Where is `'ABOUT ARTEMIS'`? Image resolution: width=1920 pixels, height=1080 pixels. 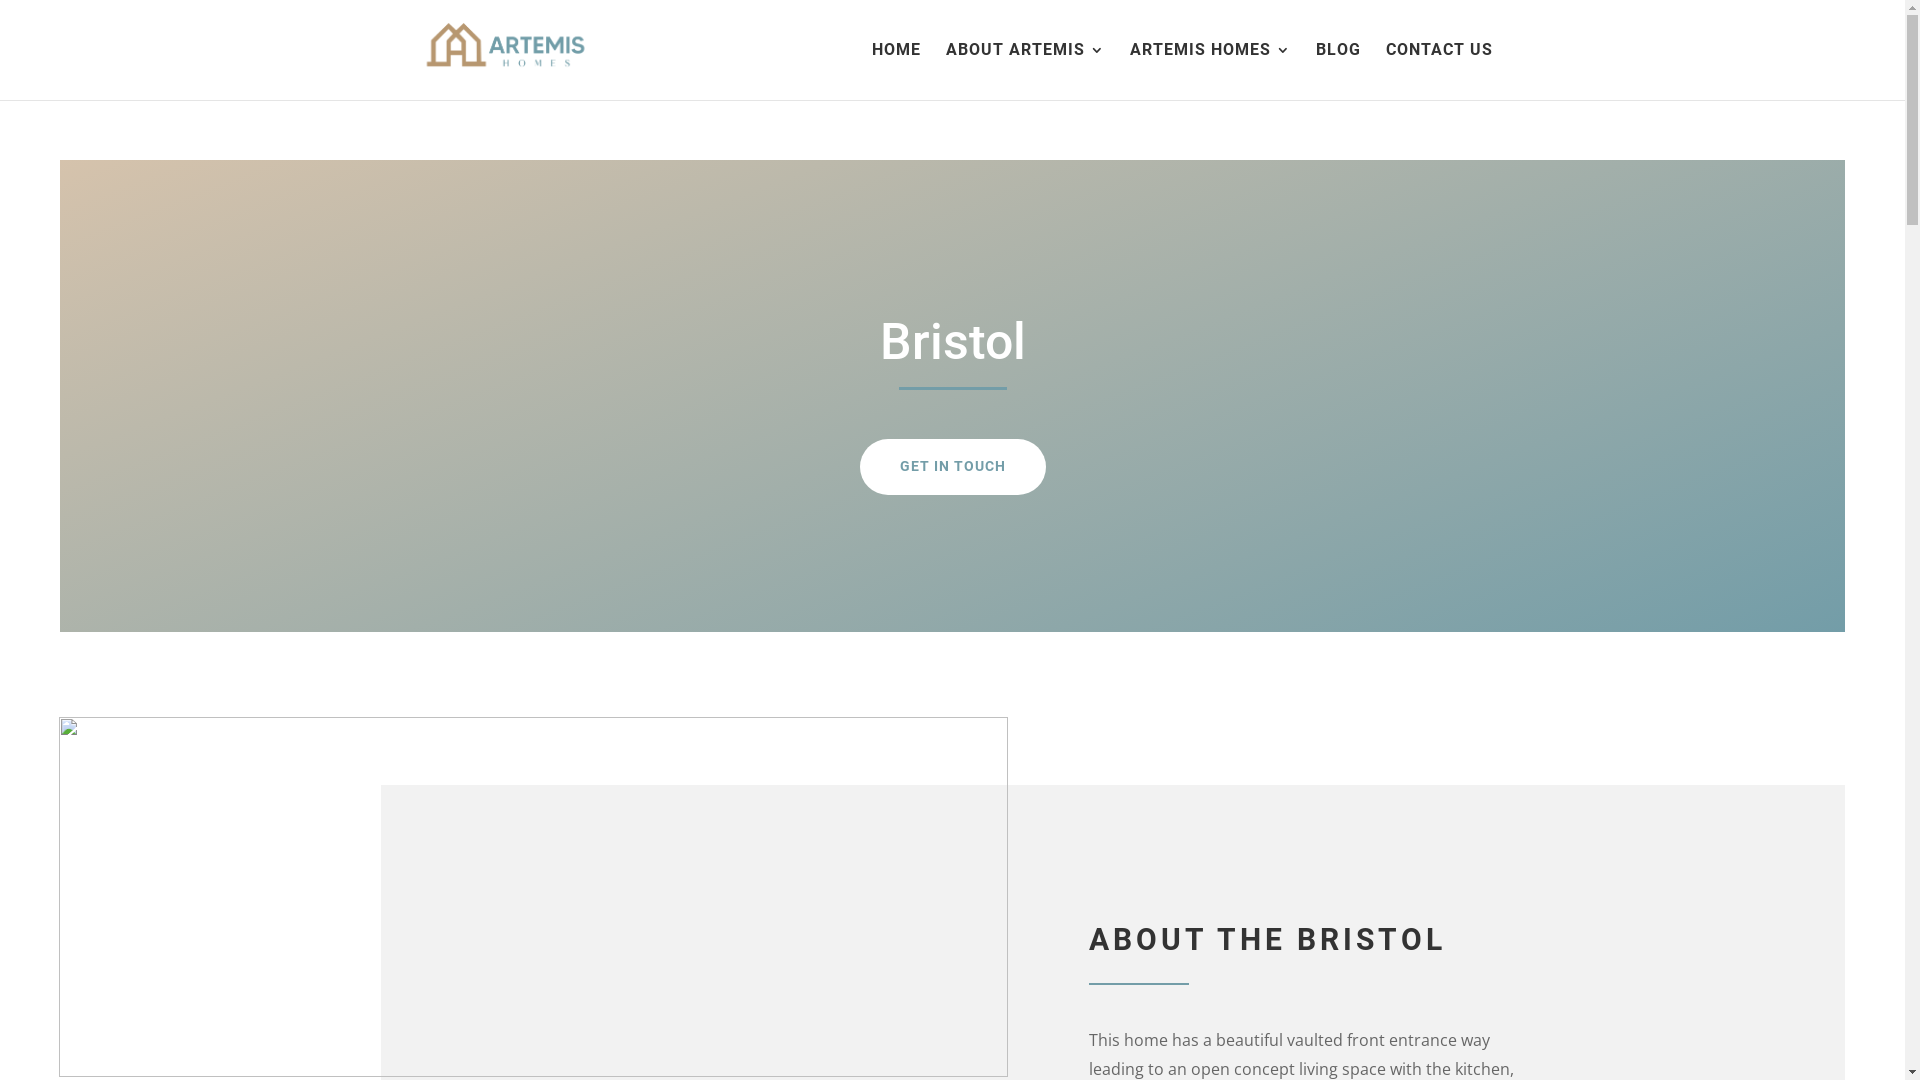
'ABOUT ARTEMIS' is located at coordinates (1025, 70).